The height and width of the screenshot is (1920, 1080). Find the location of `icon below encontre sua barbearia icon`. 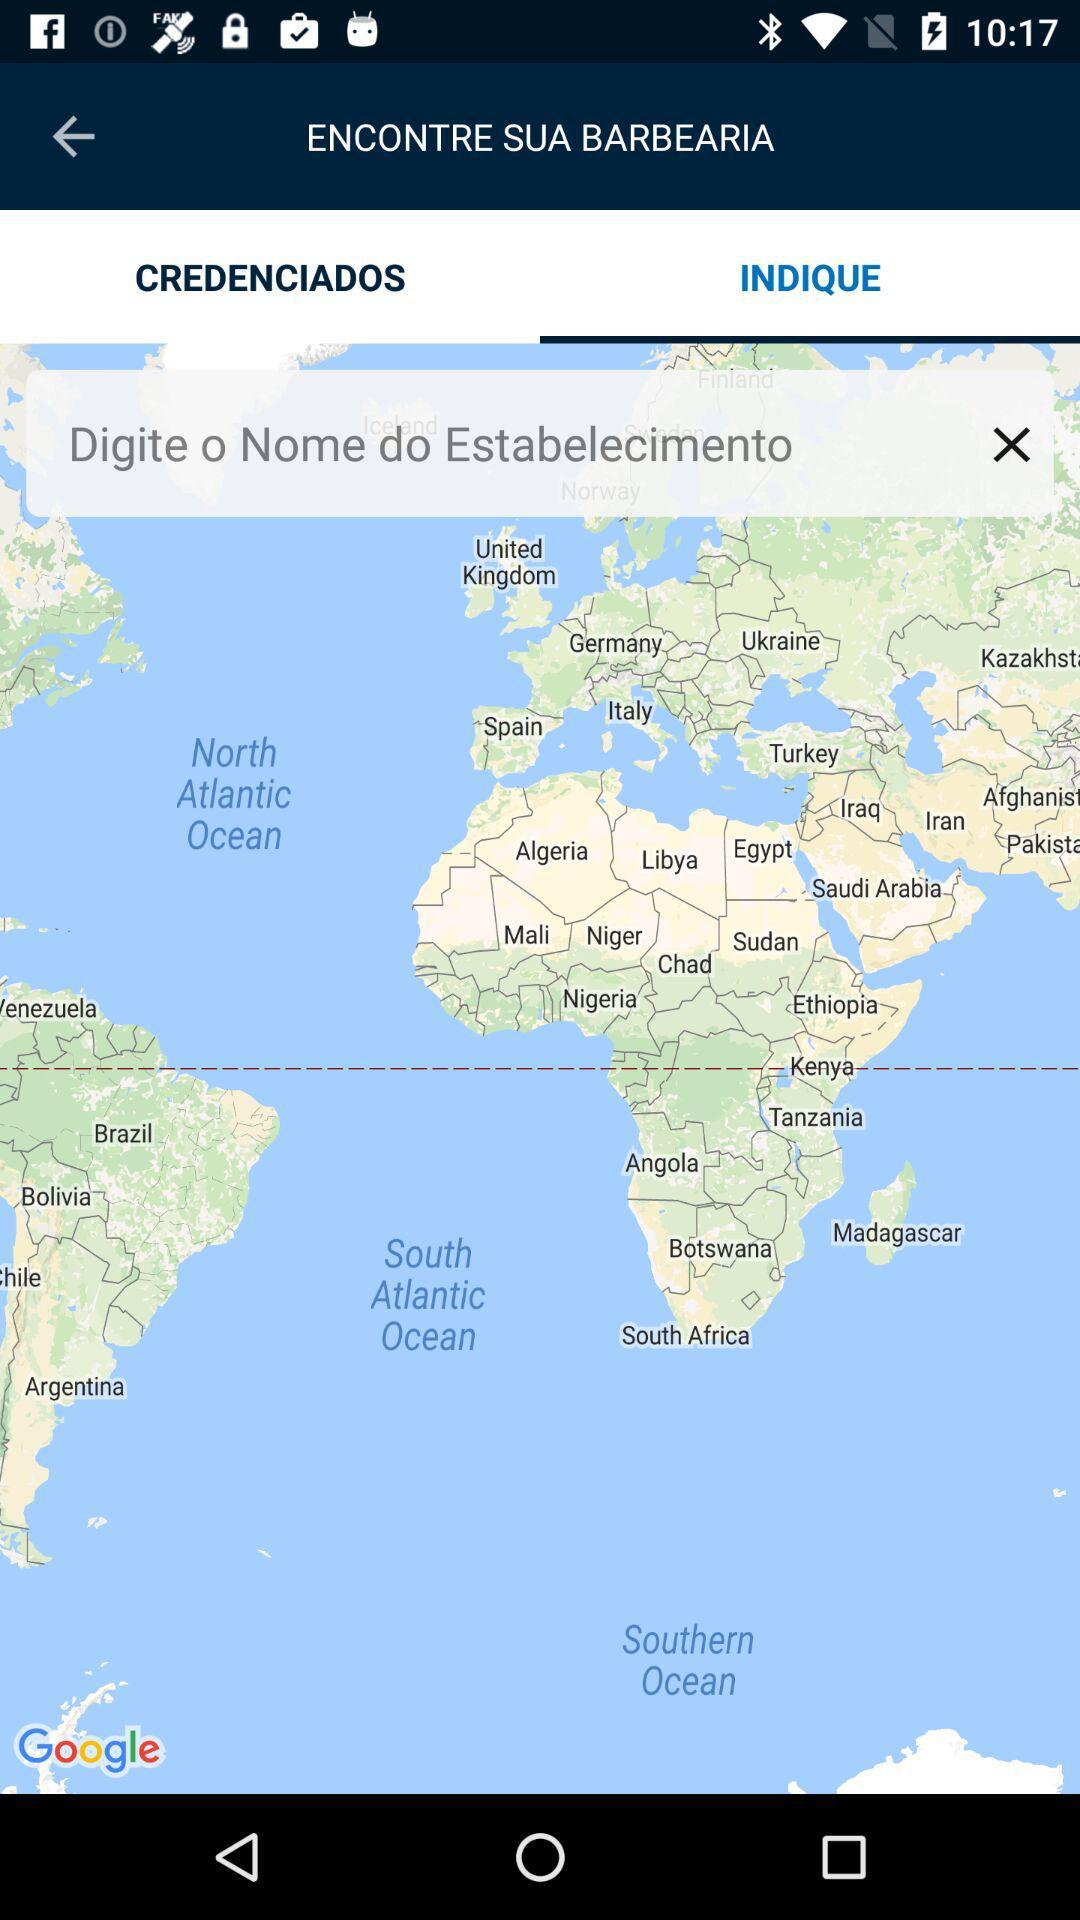

icon below encontre sua barbearia icon is located at coordinates (810, 275).